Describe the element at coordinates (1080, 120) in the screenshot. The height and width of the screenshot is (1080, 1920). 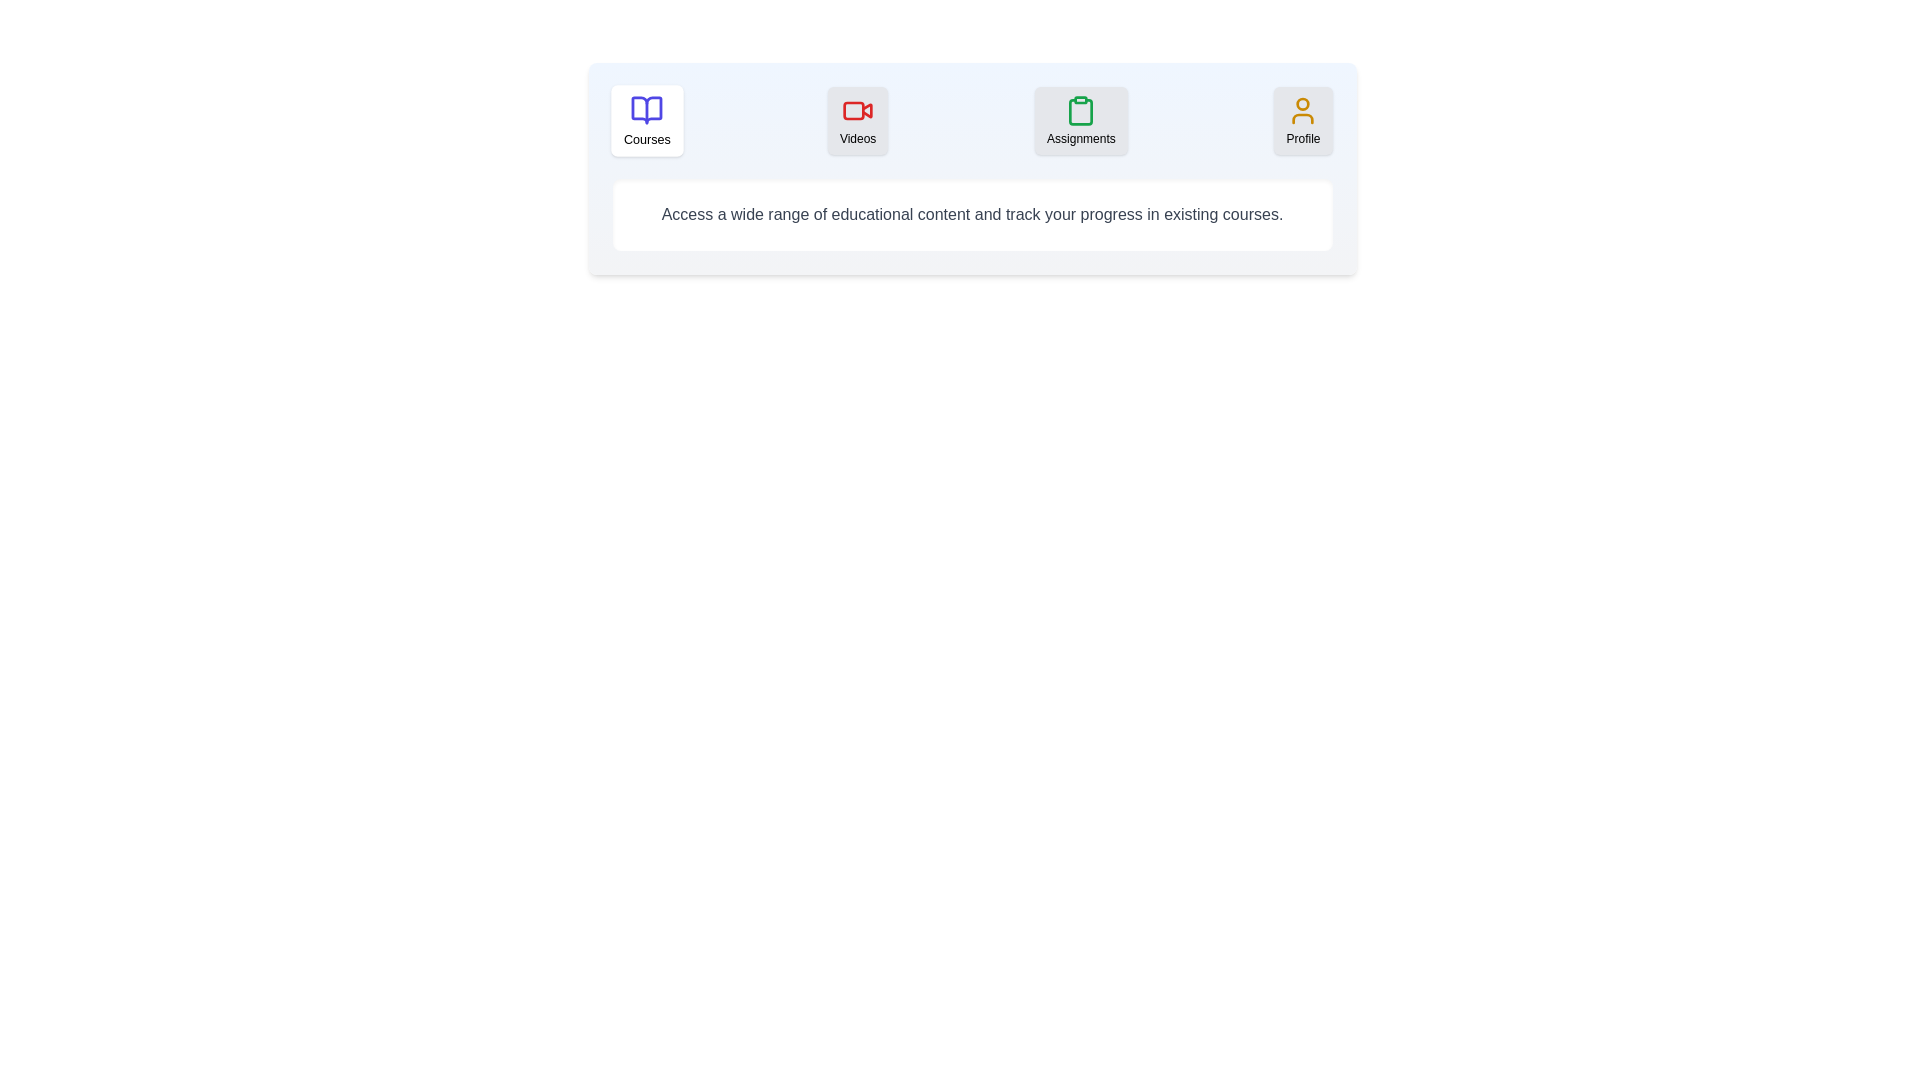
I see `the tab labeled Assignments to observe its hover effect` at that location.